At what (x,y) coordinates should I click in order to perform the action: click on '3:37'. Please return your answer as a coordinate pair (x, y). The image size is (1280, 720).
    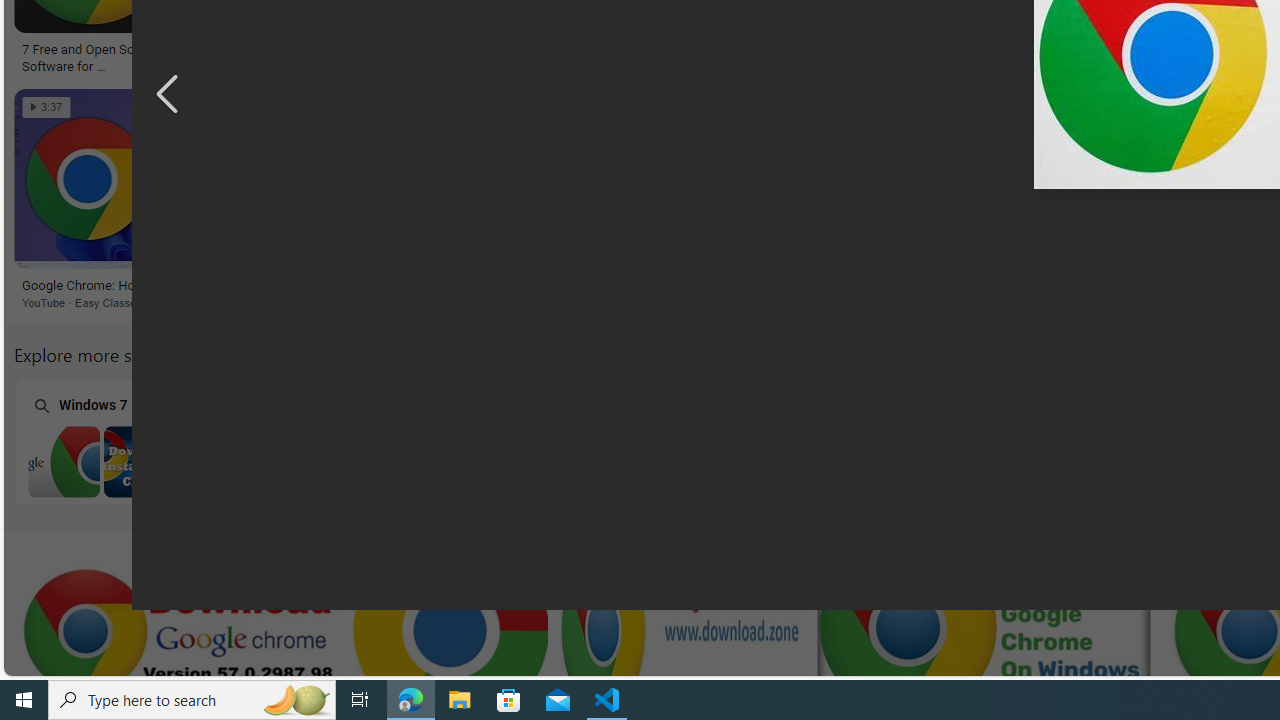
    Looking at the image, I should click on (46, 107).